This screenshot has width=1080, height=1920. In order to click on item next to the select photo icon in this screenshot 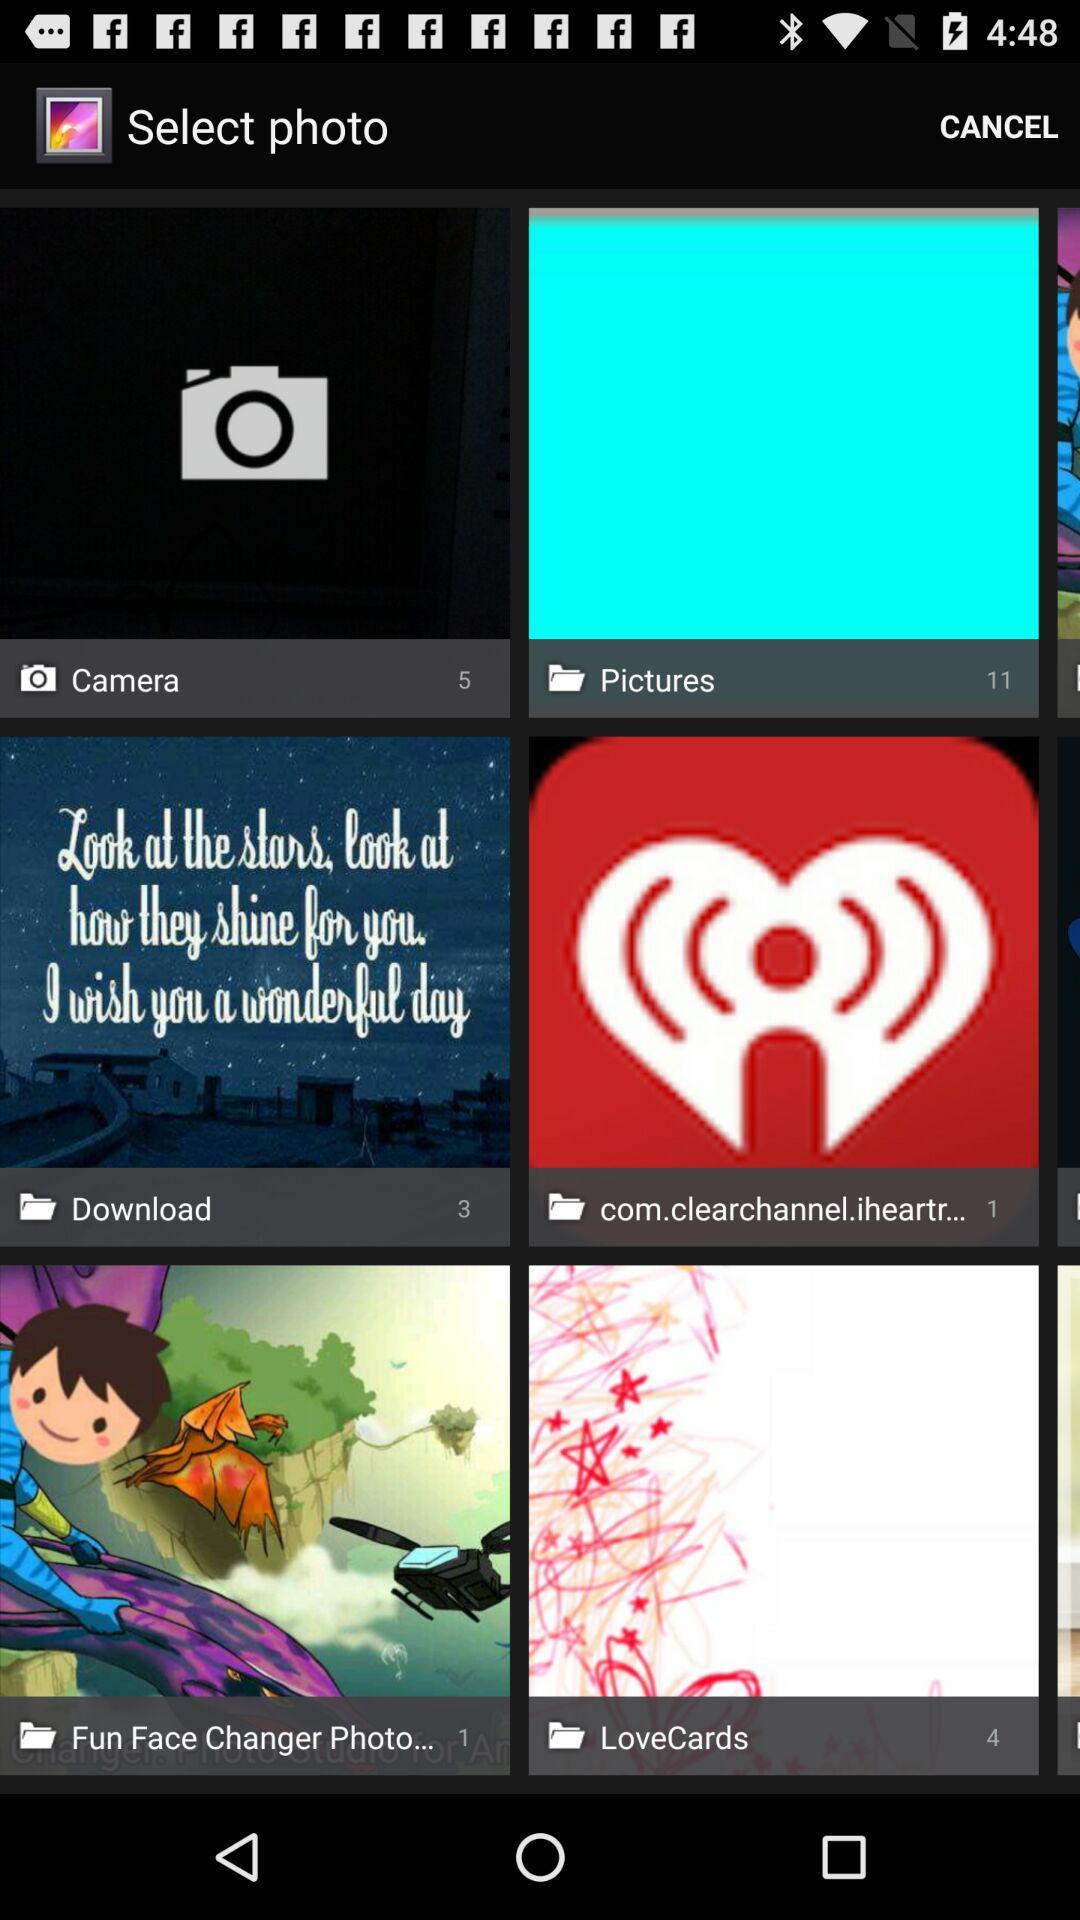, I will do `click(999, 124)`.